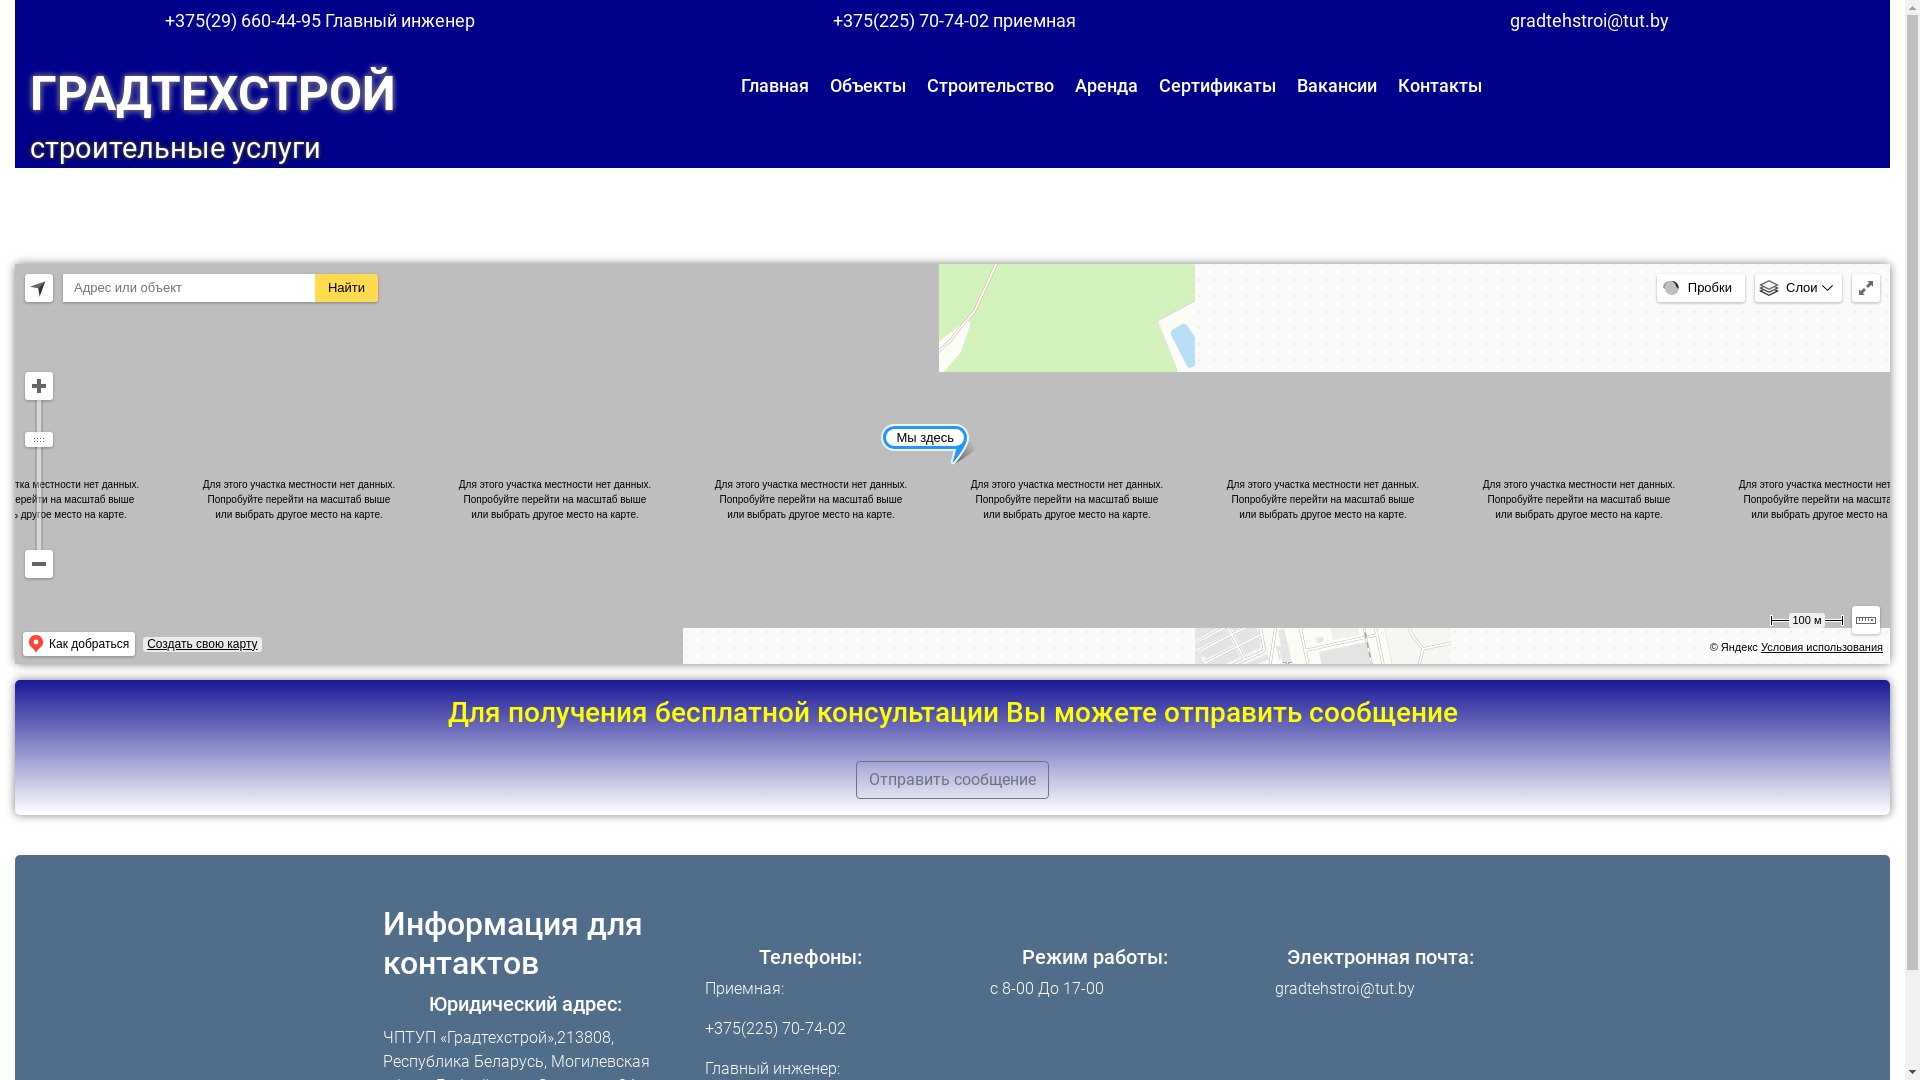 This screenshot has height=1080, width=1920. I want to click on 'gradtehstroi@tut.by', so click(1510, 20).